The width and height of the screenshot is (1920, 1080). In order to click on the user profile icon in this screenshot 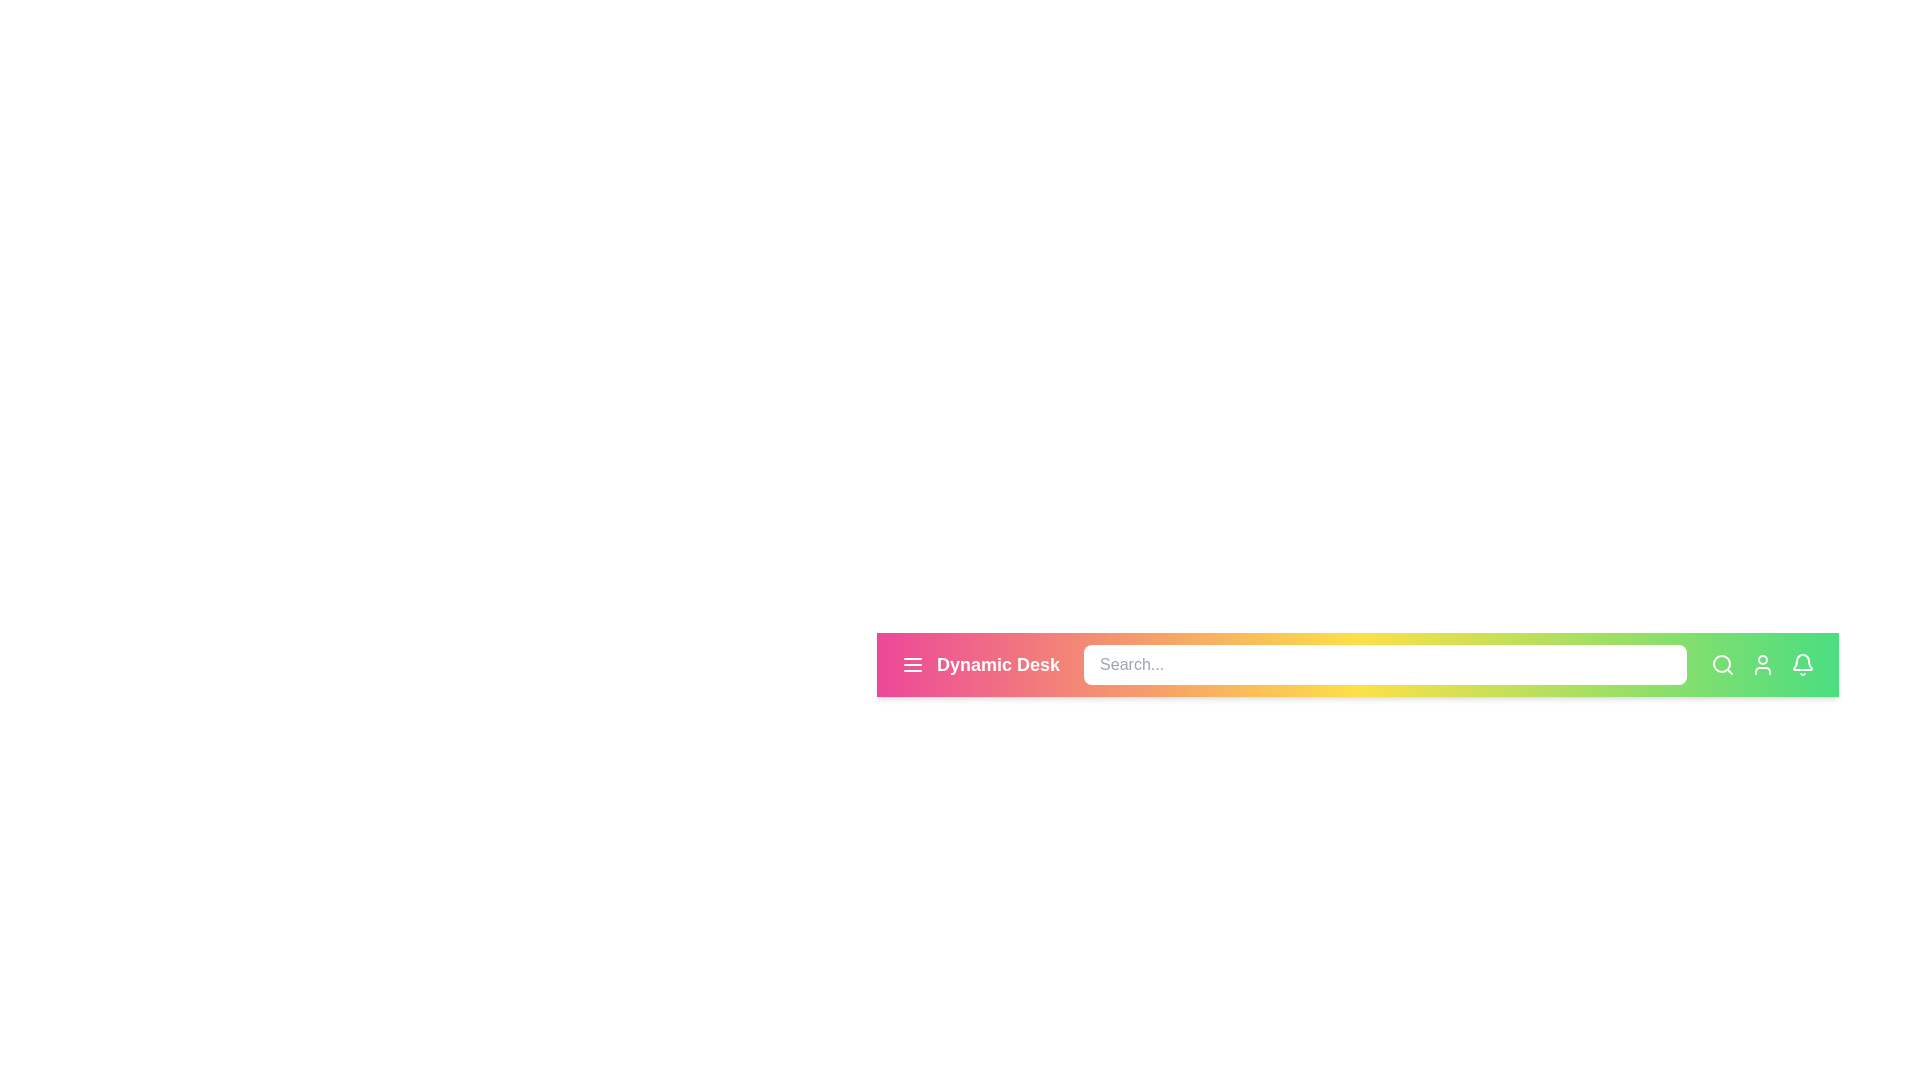, I will do `click(1762, 664)`.